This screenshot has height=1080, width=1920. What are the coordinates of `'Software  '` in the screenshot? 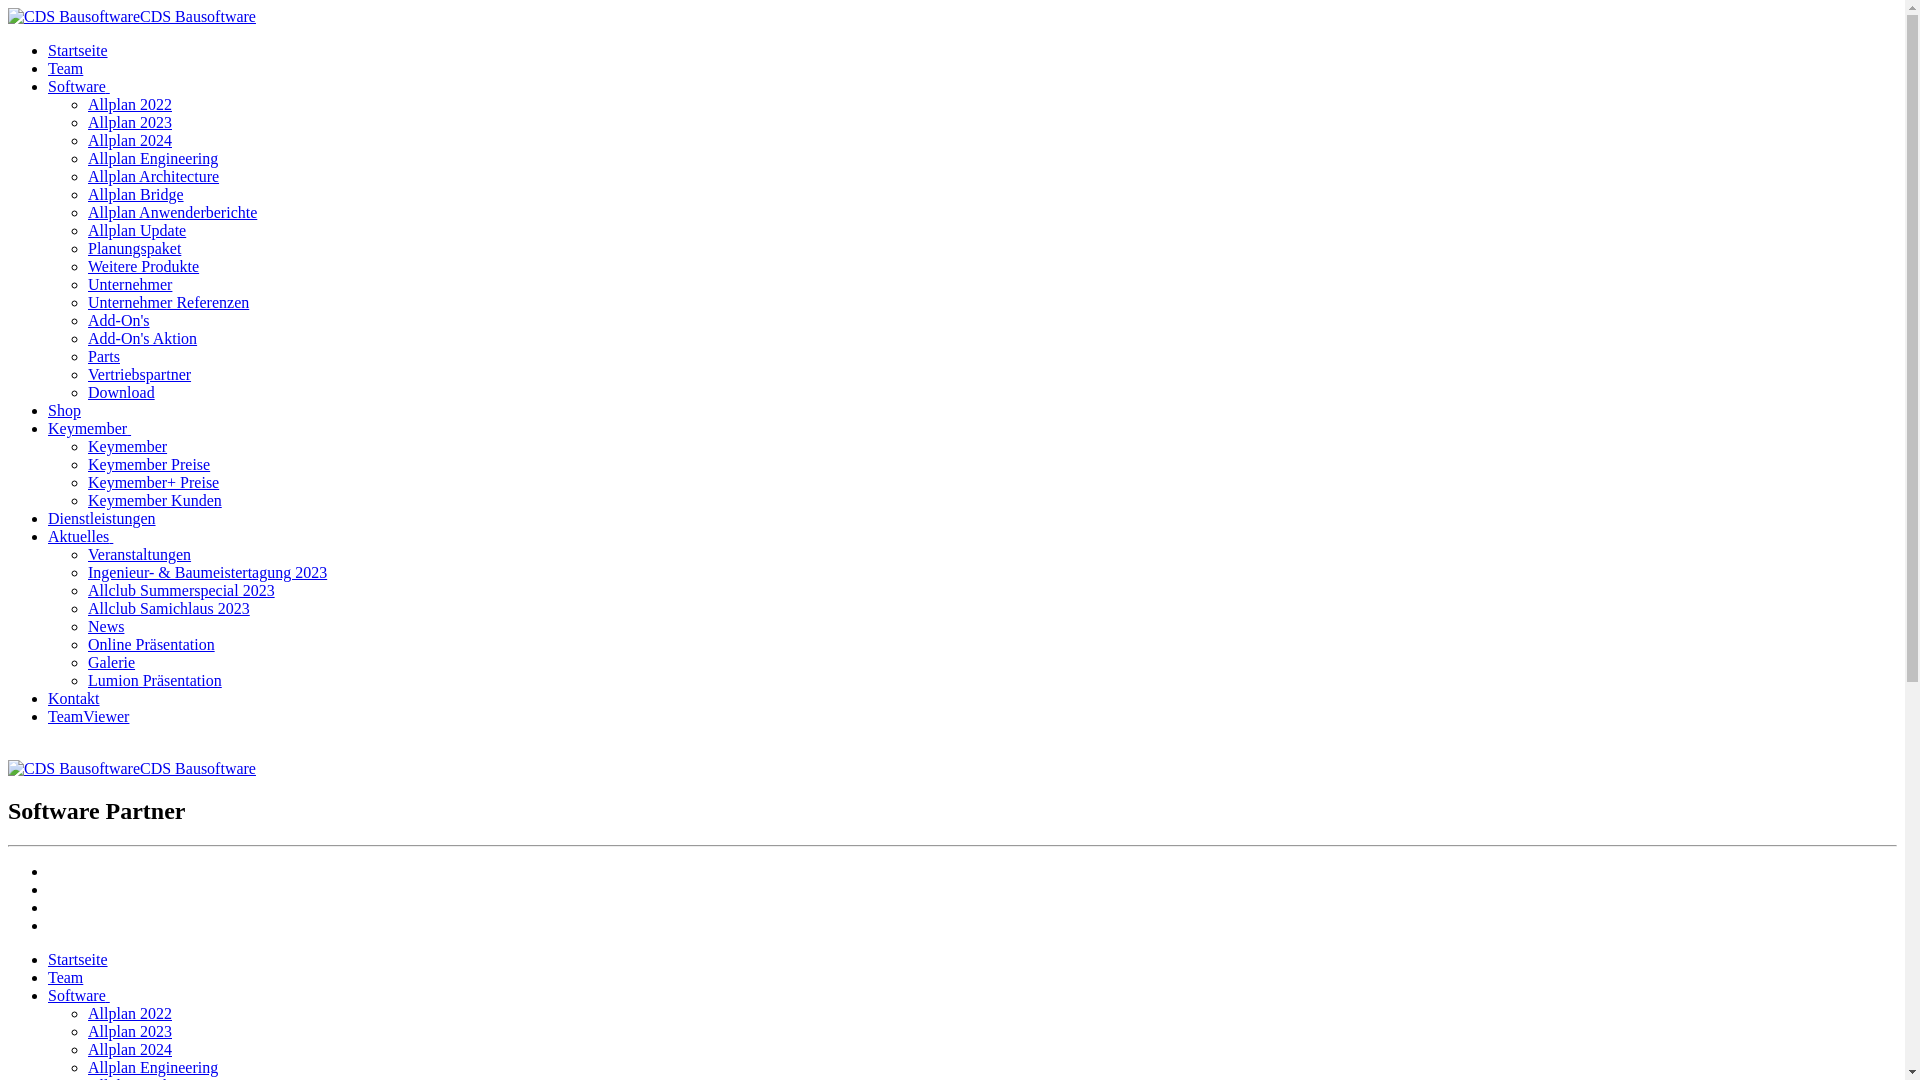 It's located at (48, 85).